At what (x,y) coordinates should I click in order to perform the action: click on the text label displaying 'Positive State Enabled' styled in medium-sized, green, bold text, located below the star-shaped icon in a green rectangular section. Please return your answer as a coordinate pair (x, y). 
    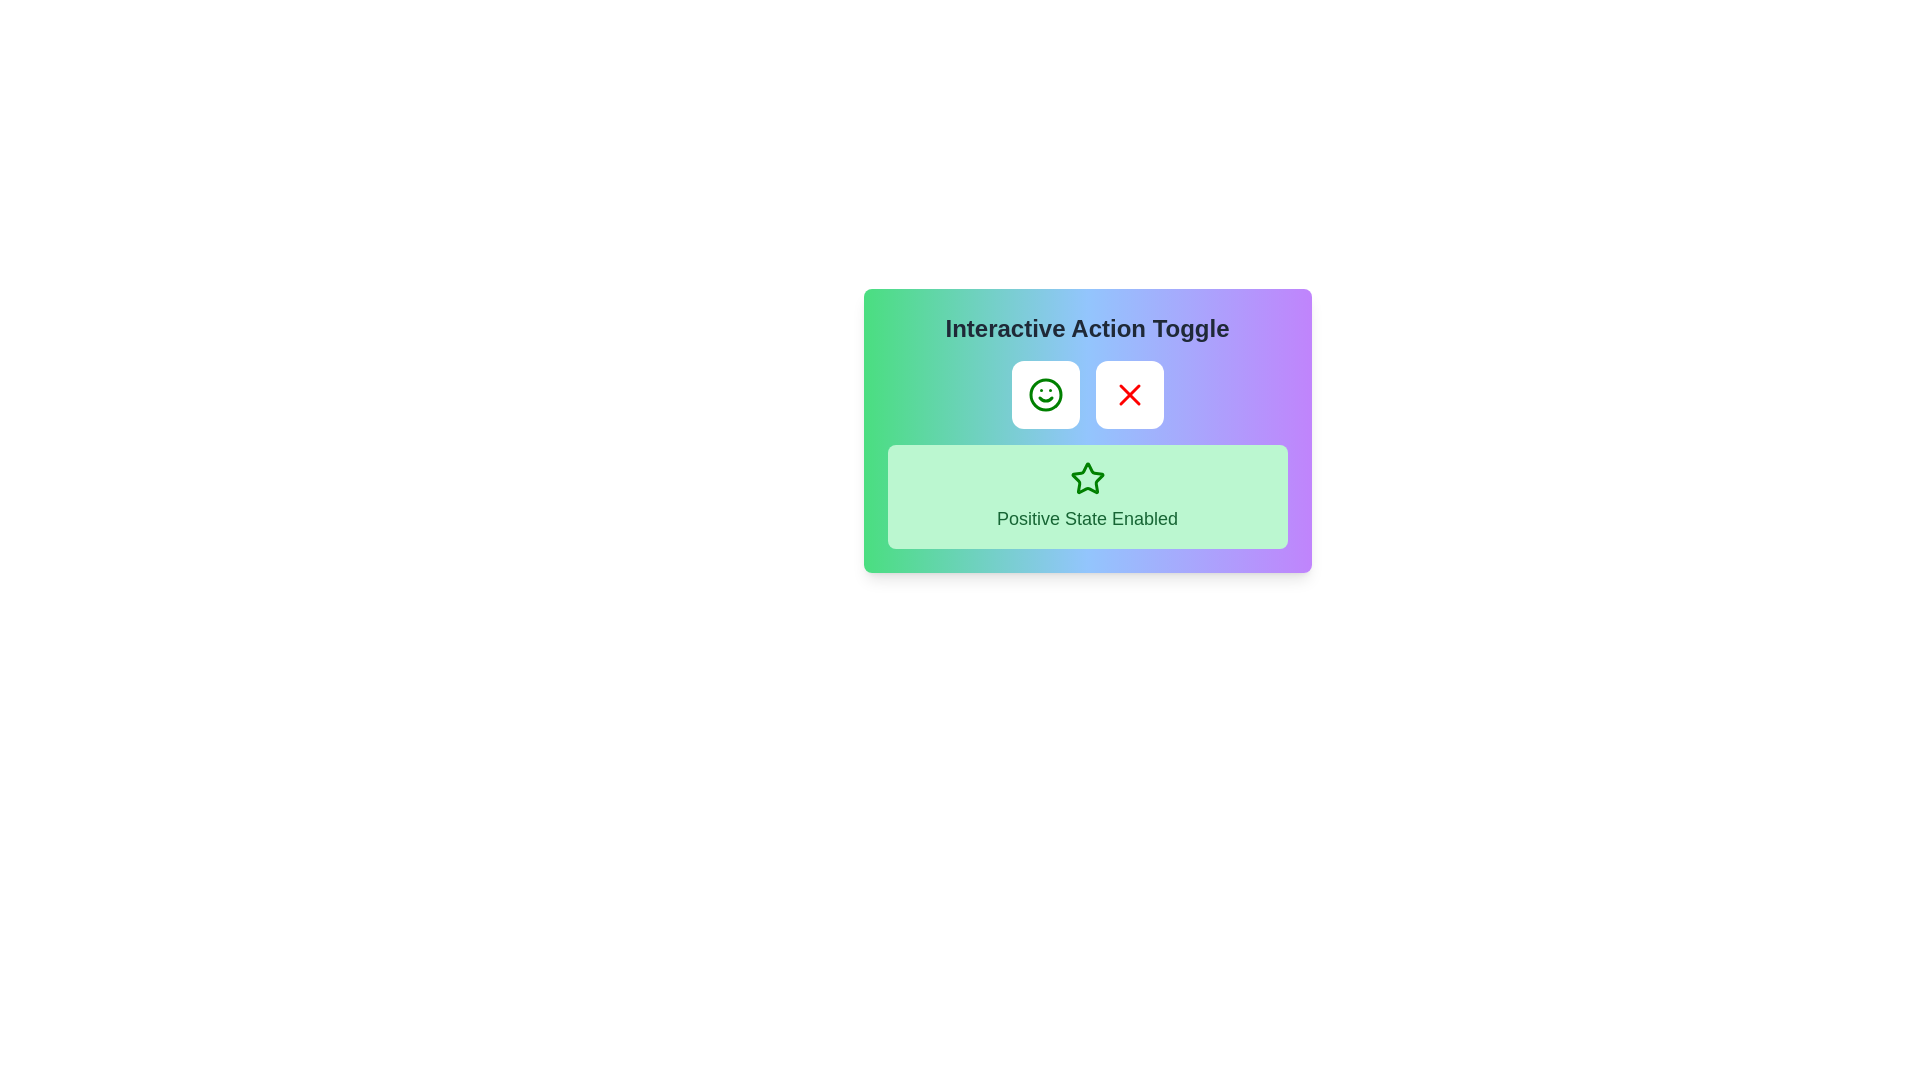
    Looking at the image, I should click on (1086, 518).